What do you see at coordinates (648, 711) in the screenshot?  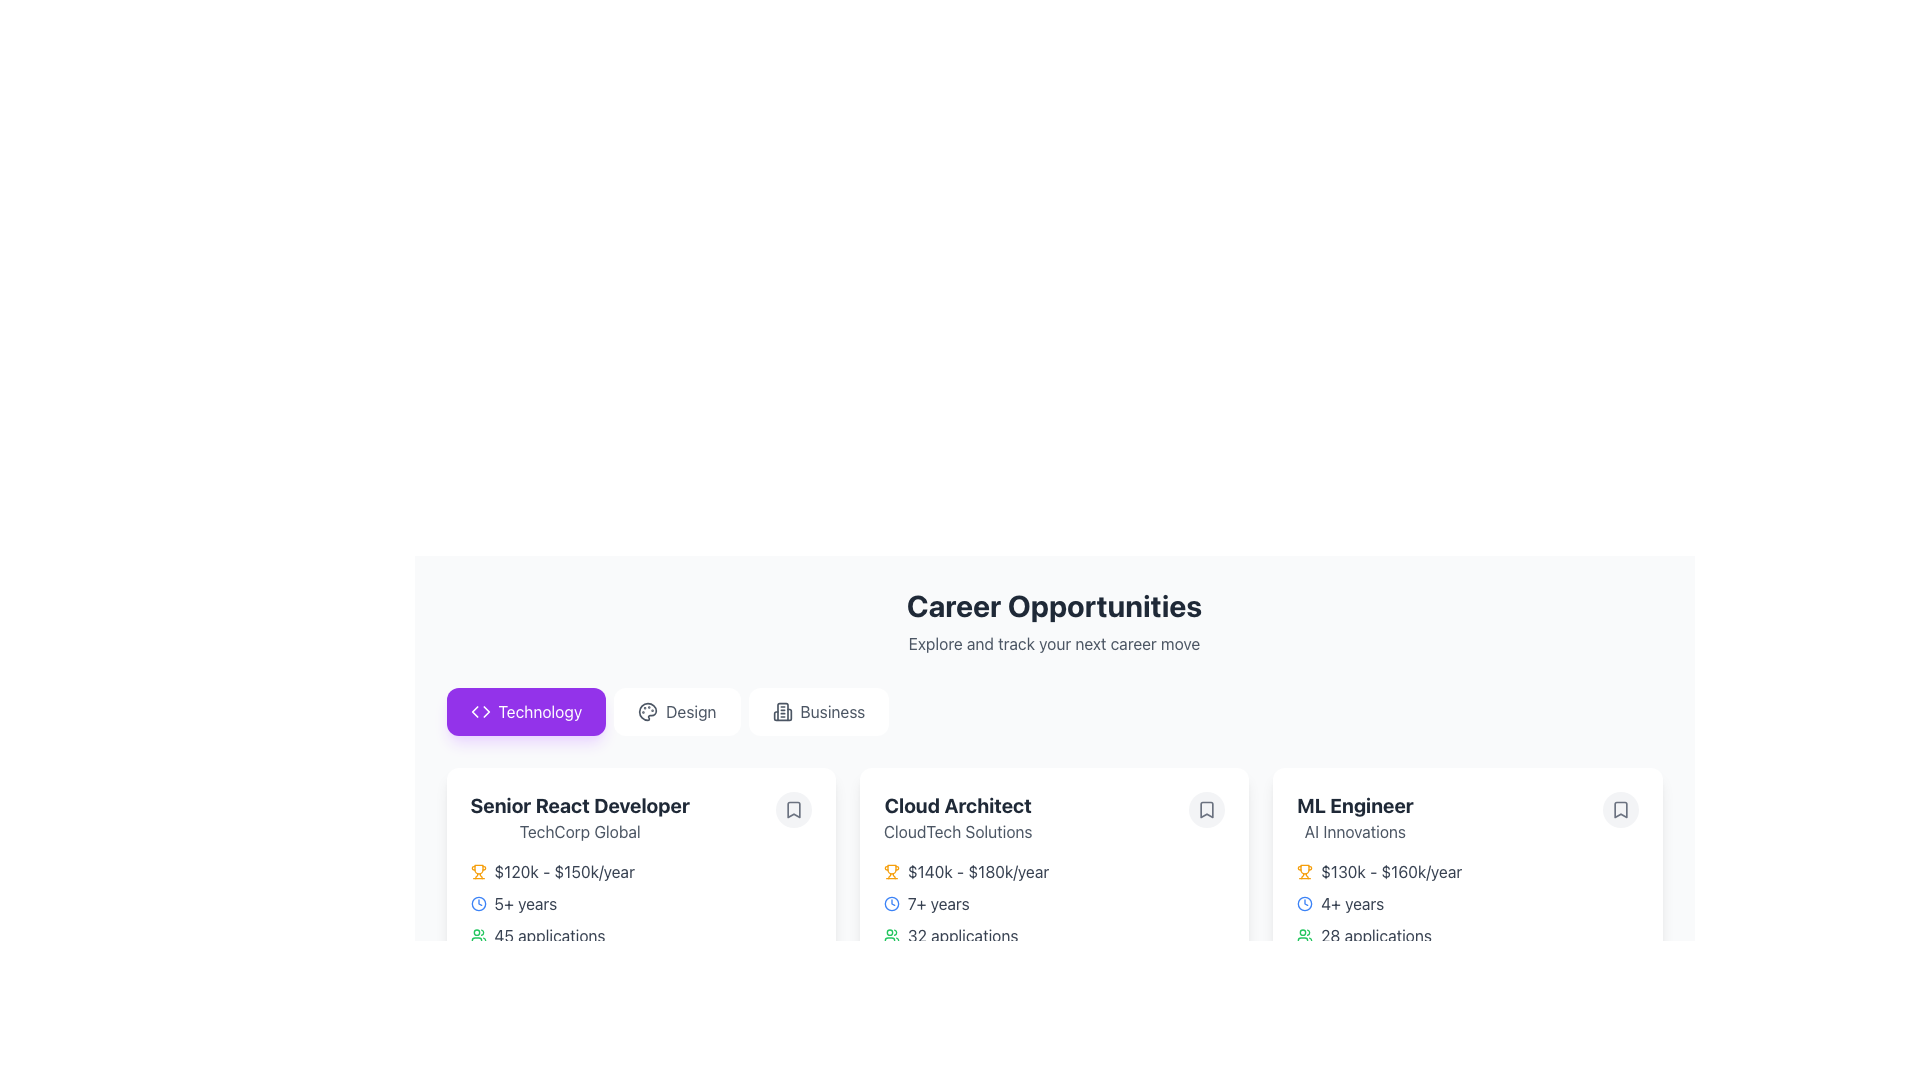 I see `the graphic icon resembling a painter's palette, which features an oval shape with rounded cutouts and four small circles representing paint dabs, located within the 'Design' button of the horizontal menu` at bounding box center [648, 711].